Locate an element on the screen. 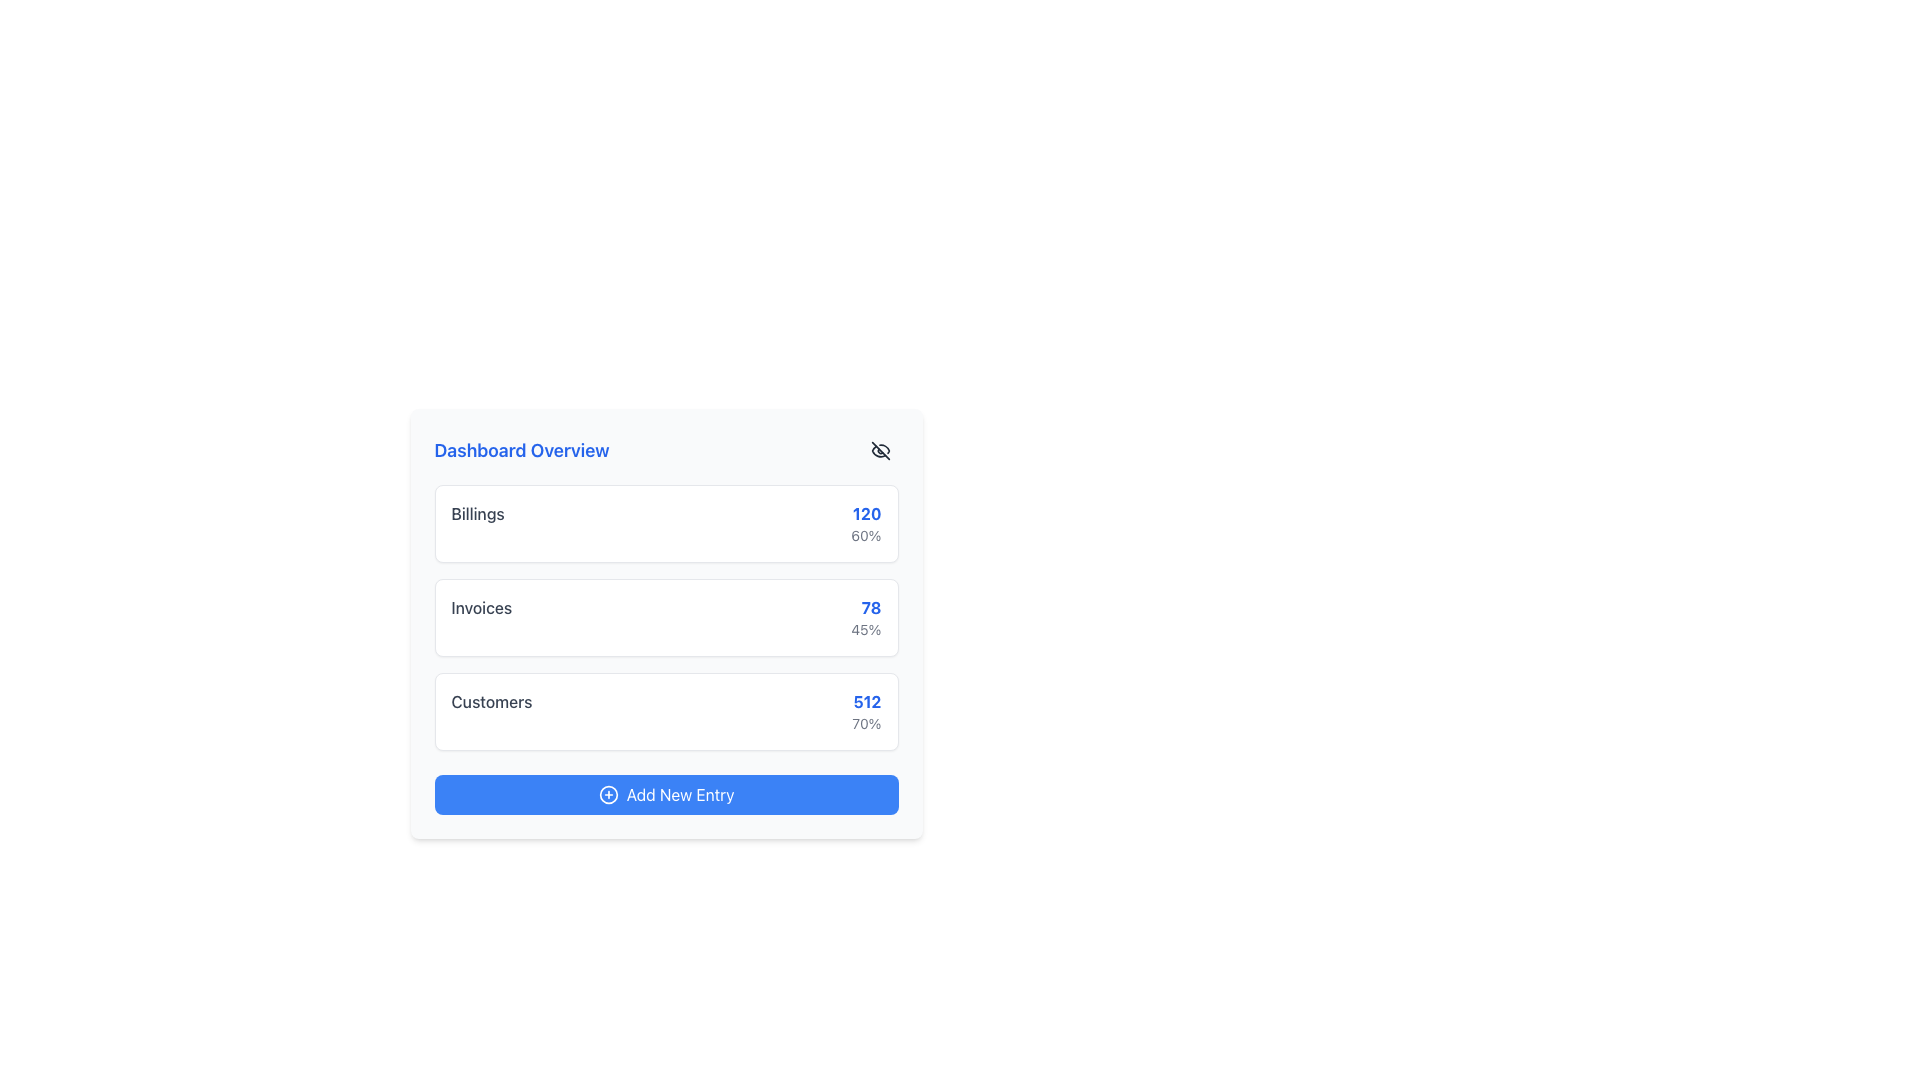  the blue bold text label displaying the number '120' located in the top-right part of the 'Billings' section of the dashboard is located at coordinates (866, 512).